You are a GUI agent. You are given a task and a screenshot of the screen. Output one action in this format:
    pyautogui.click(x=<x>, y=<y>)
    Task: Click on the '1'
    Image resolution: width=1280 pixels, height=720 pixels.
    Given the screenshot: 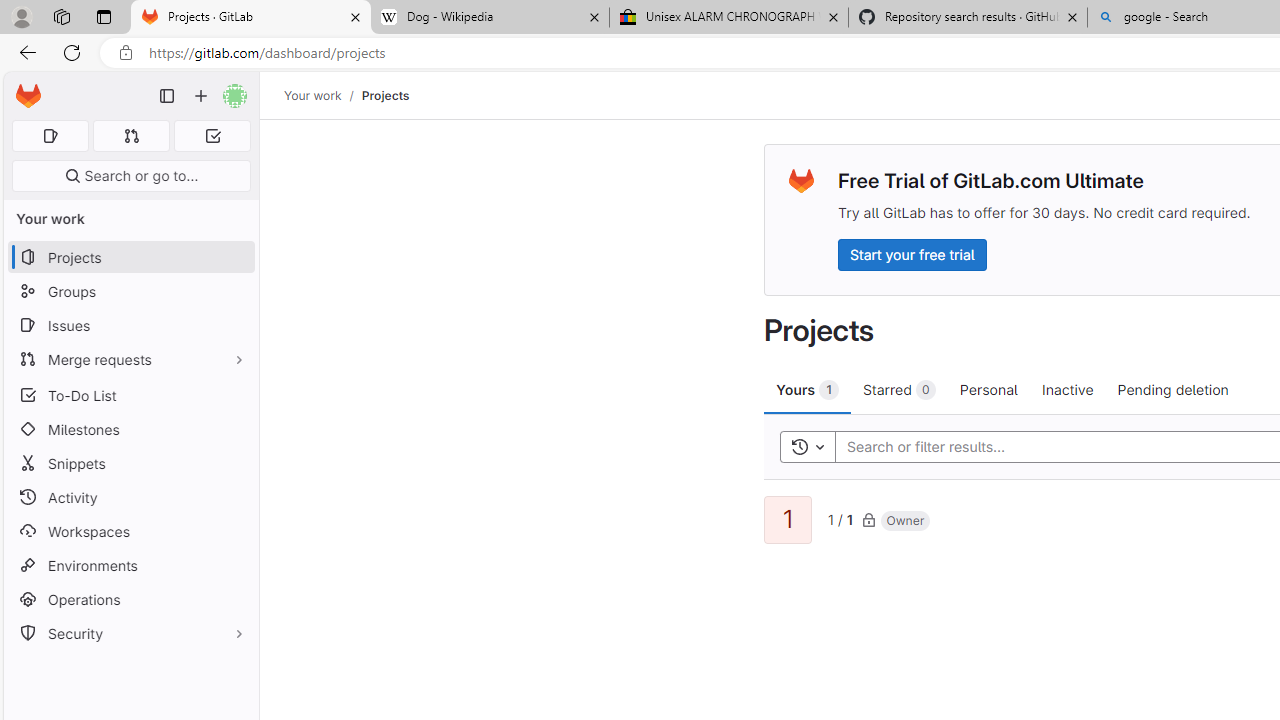 What is the action you would take?
    pyautogui.click(x=786, y=518)
    